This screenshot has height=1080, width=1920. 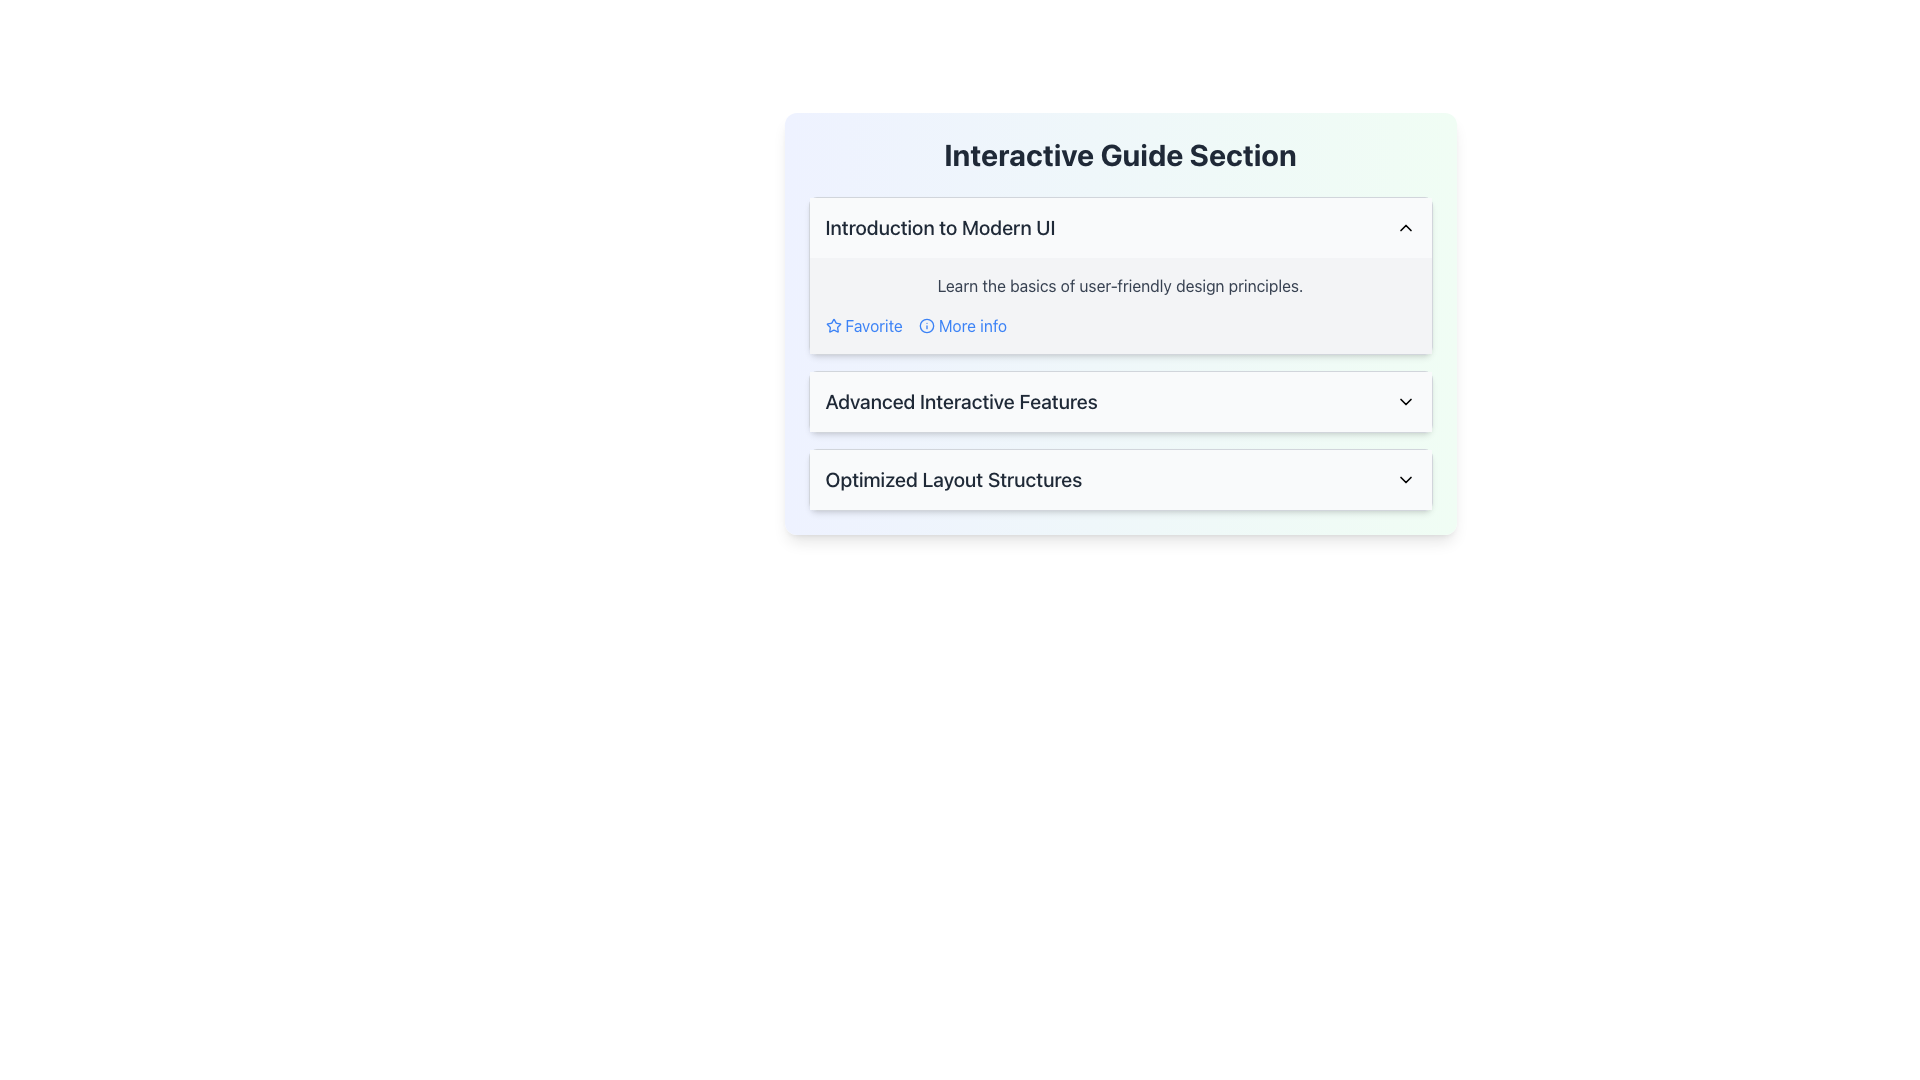 I want to click on the downward-facing chevron icon in the 'Advanced Interactive Features' section, so click(x=1404, y=401).